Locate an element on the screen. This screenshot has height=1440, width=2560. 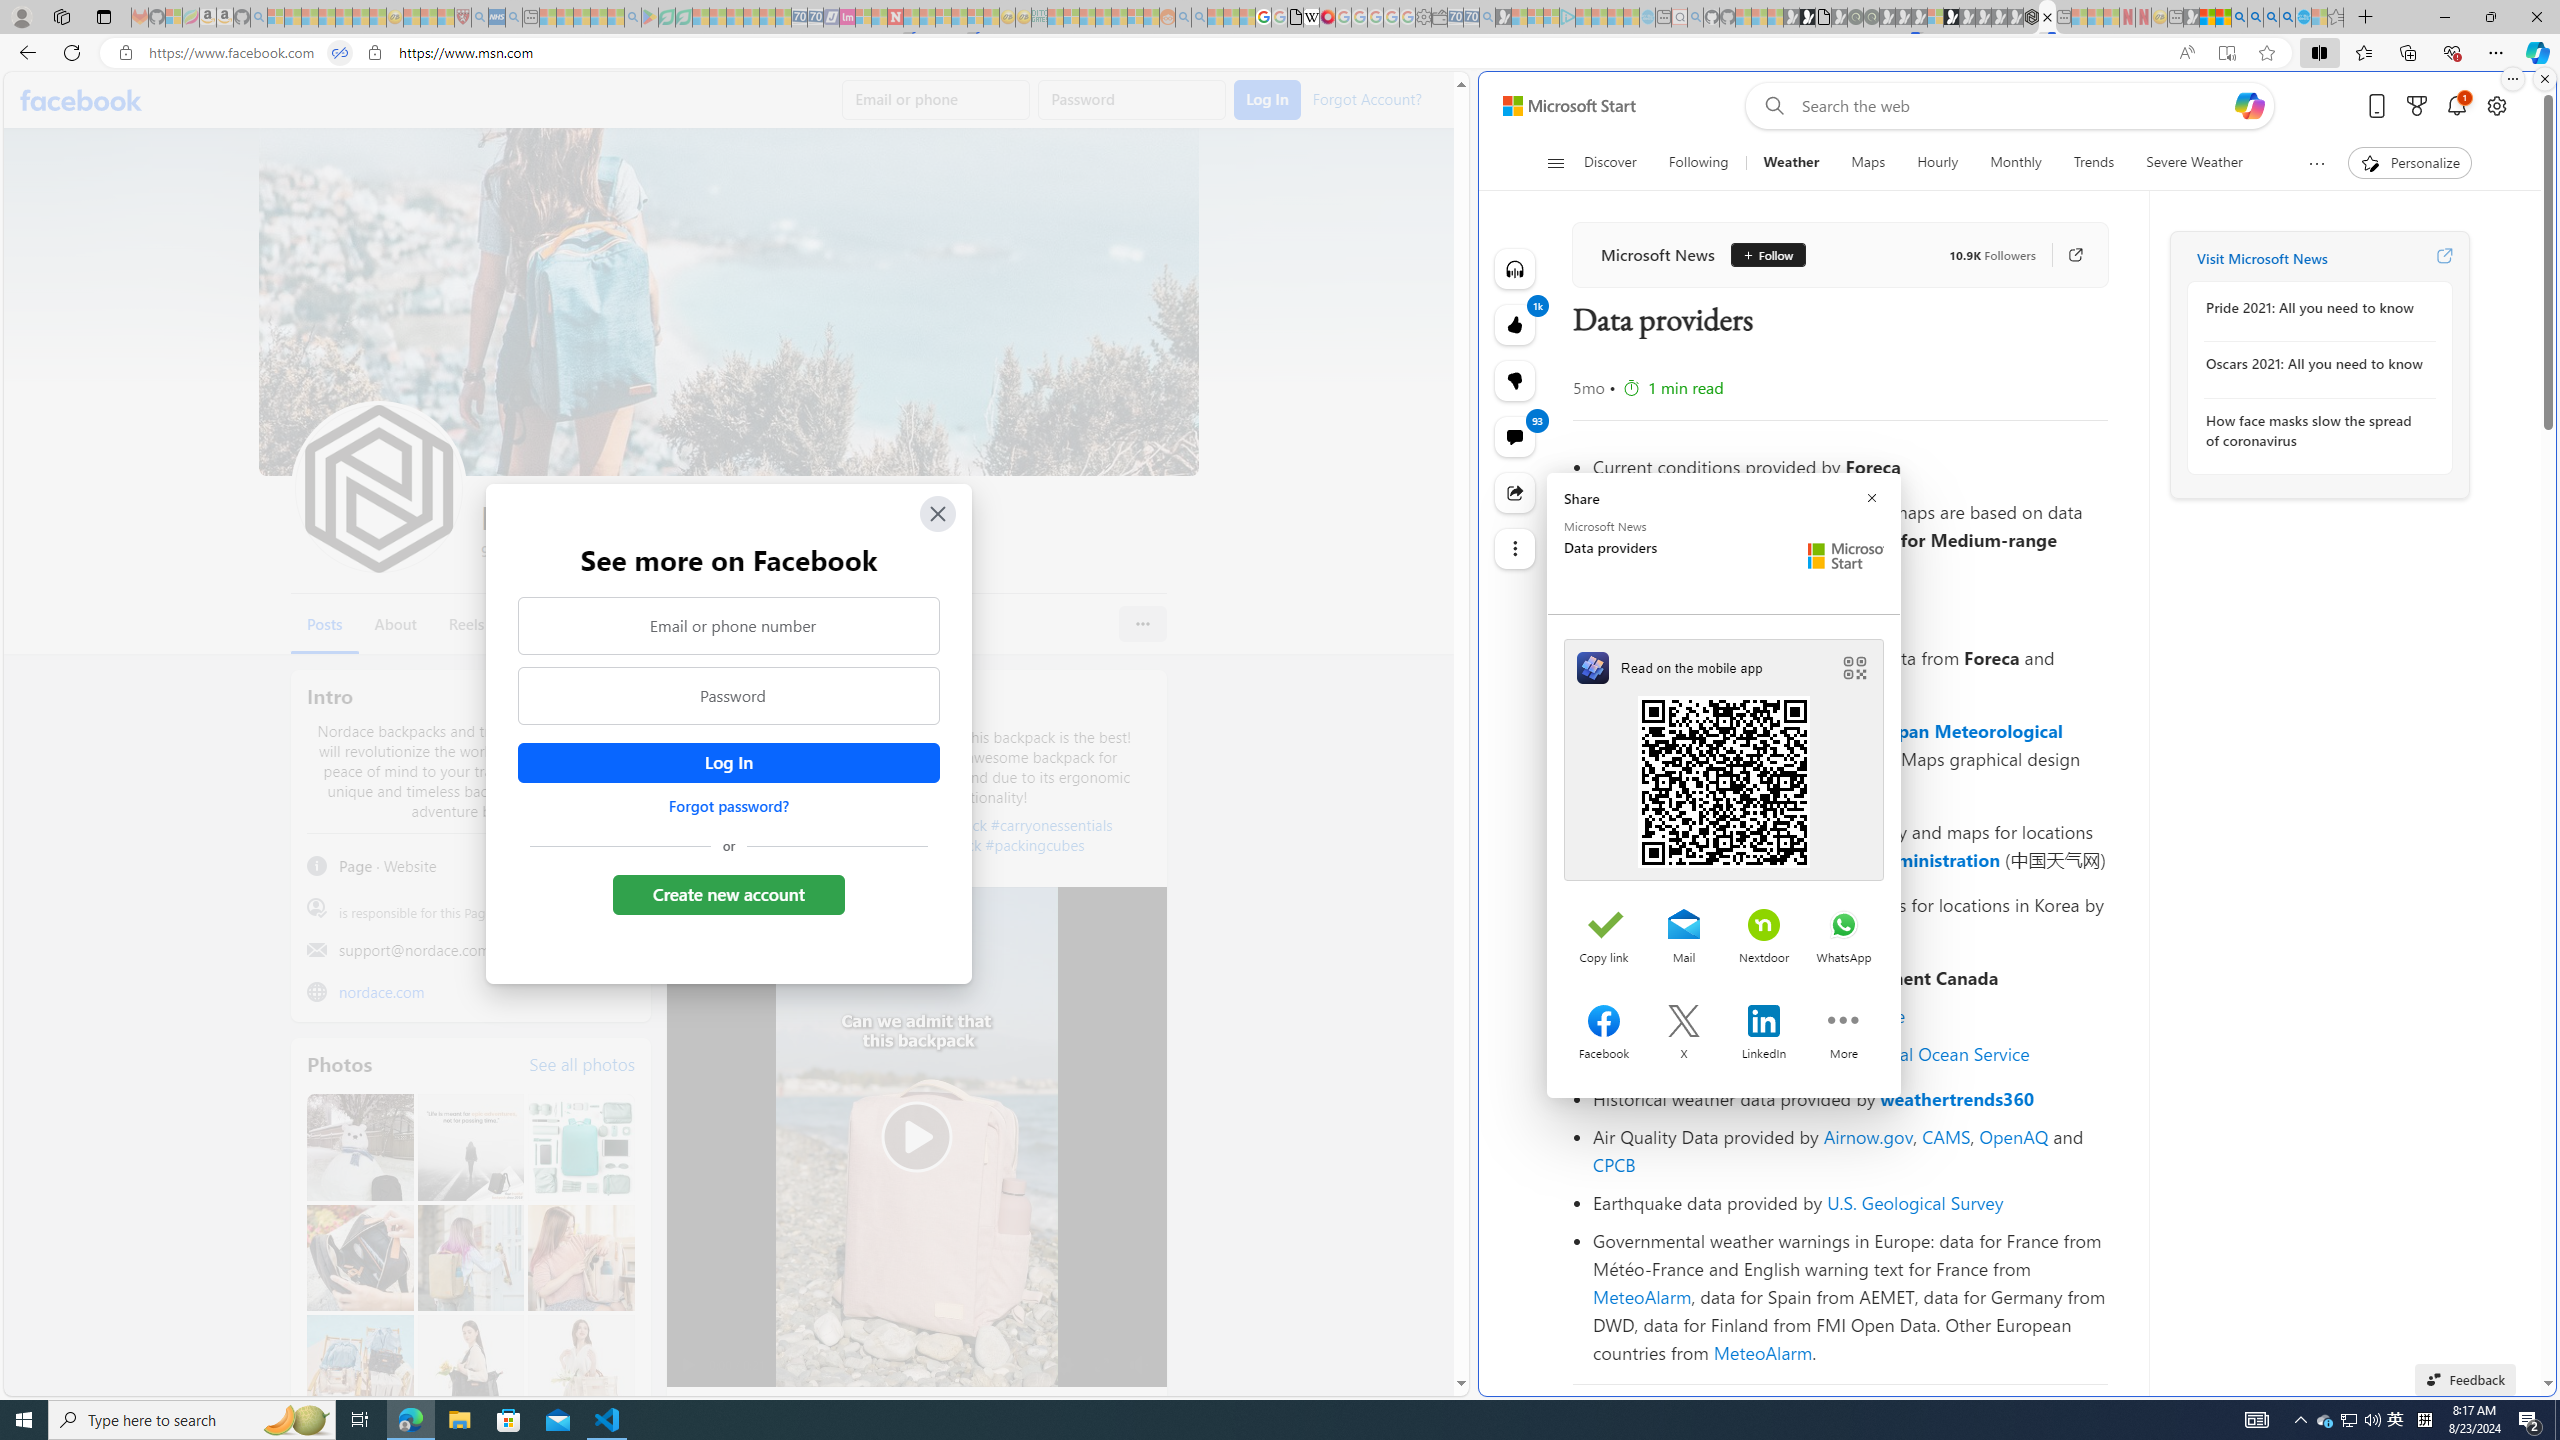
'Trends' is located at coordinates (2094, 162).